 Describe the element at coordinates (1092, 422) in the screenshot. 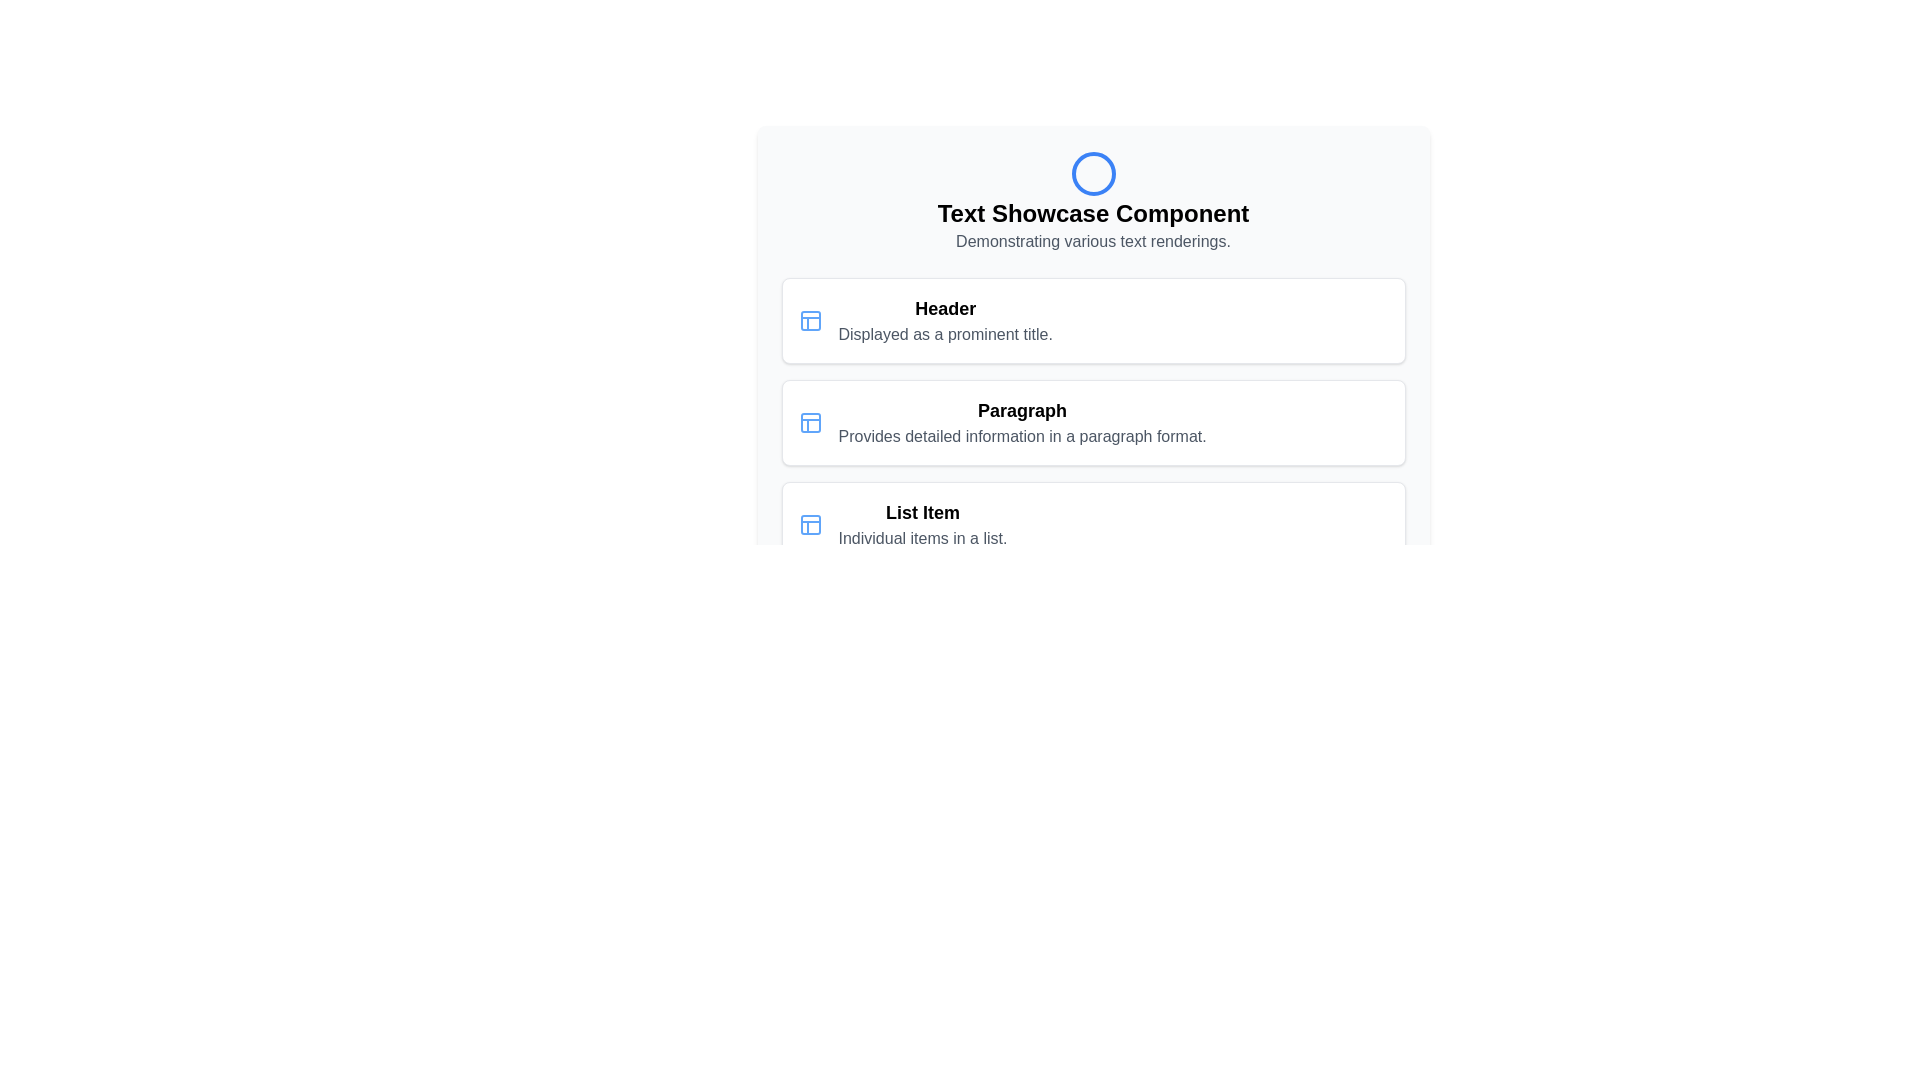

I see `text from the Informational card located in the 'Text Showcase Component', which is the second item in a vertical list, positioned below the 'Header' item` at that location.